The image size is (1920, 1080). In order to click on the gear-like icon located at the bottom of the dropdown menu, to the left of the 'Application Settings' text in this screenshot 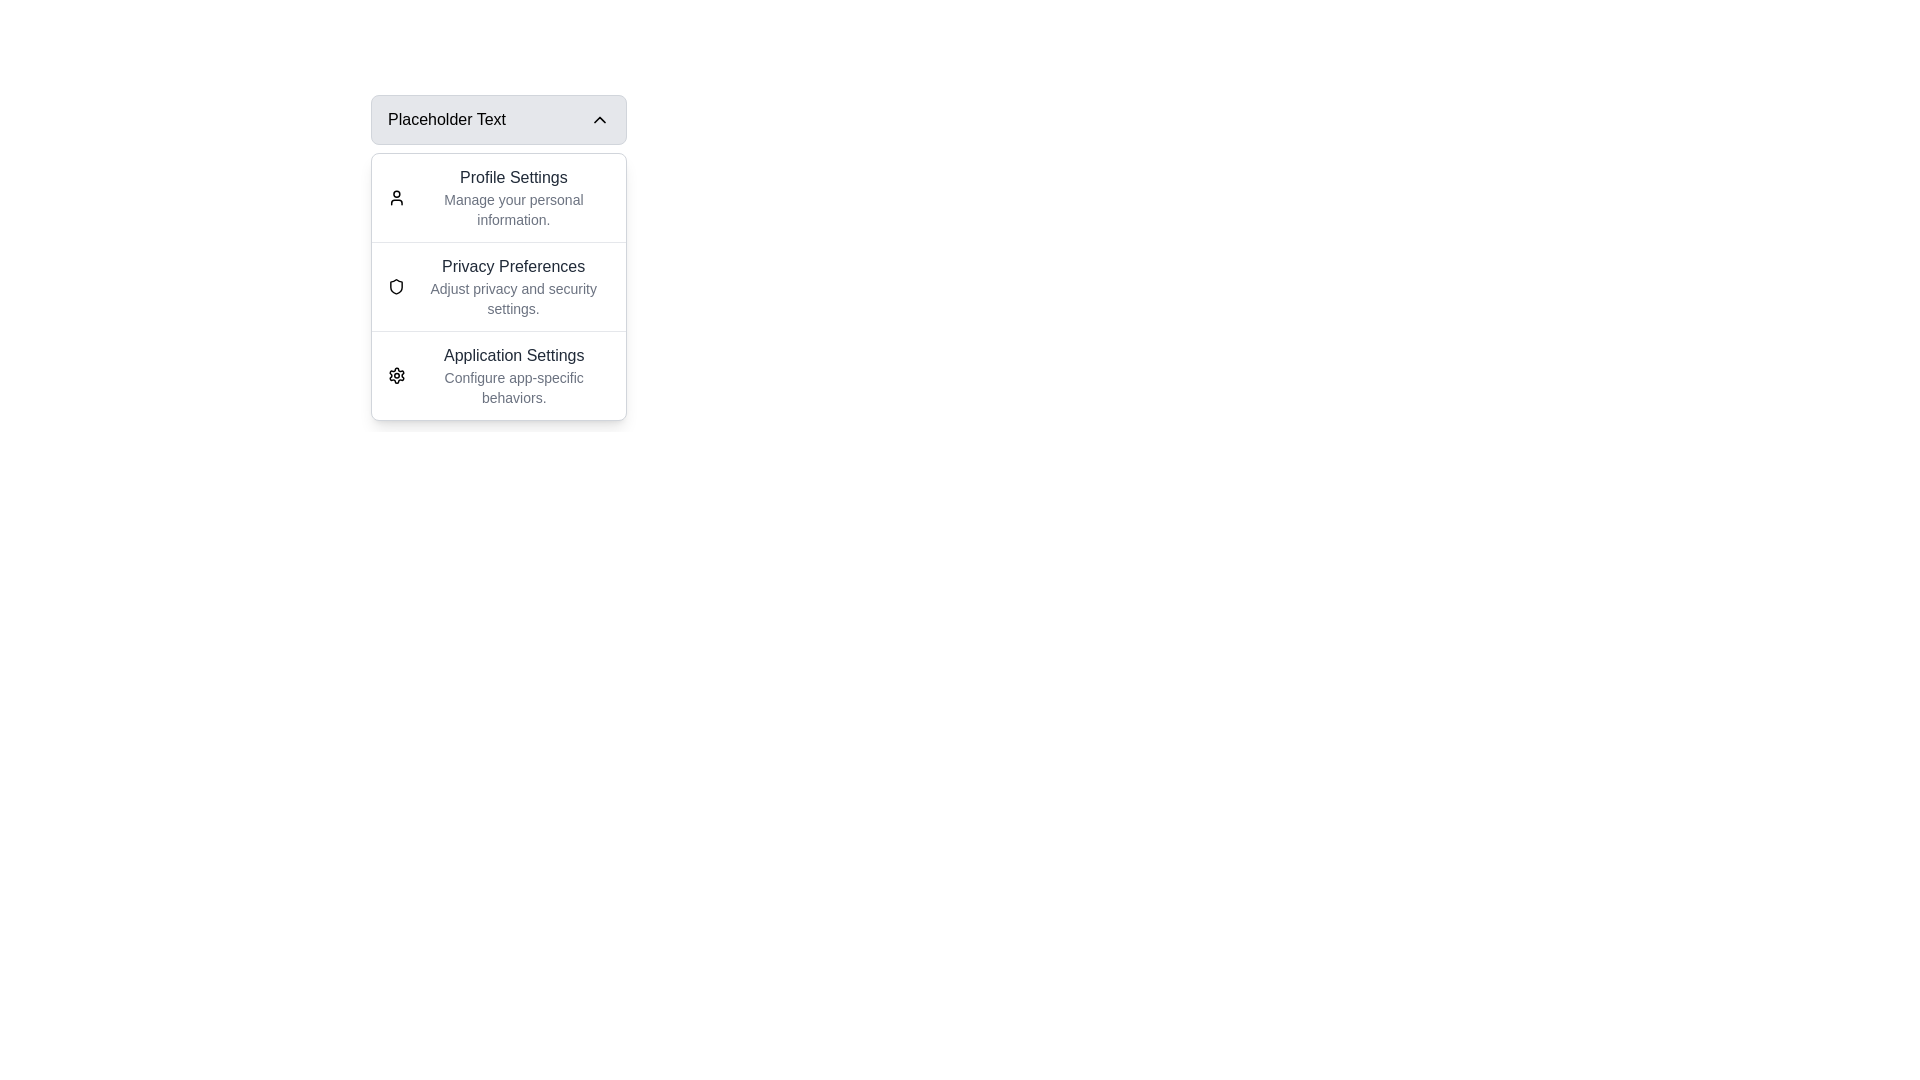, I will do `click(397, 375)`.